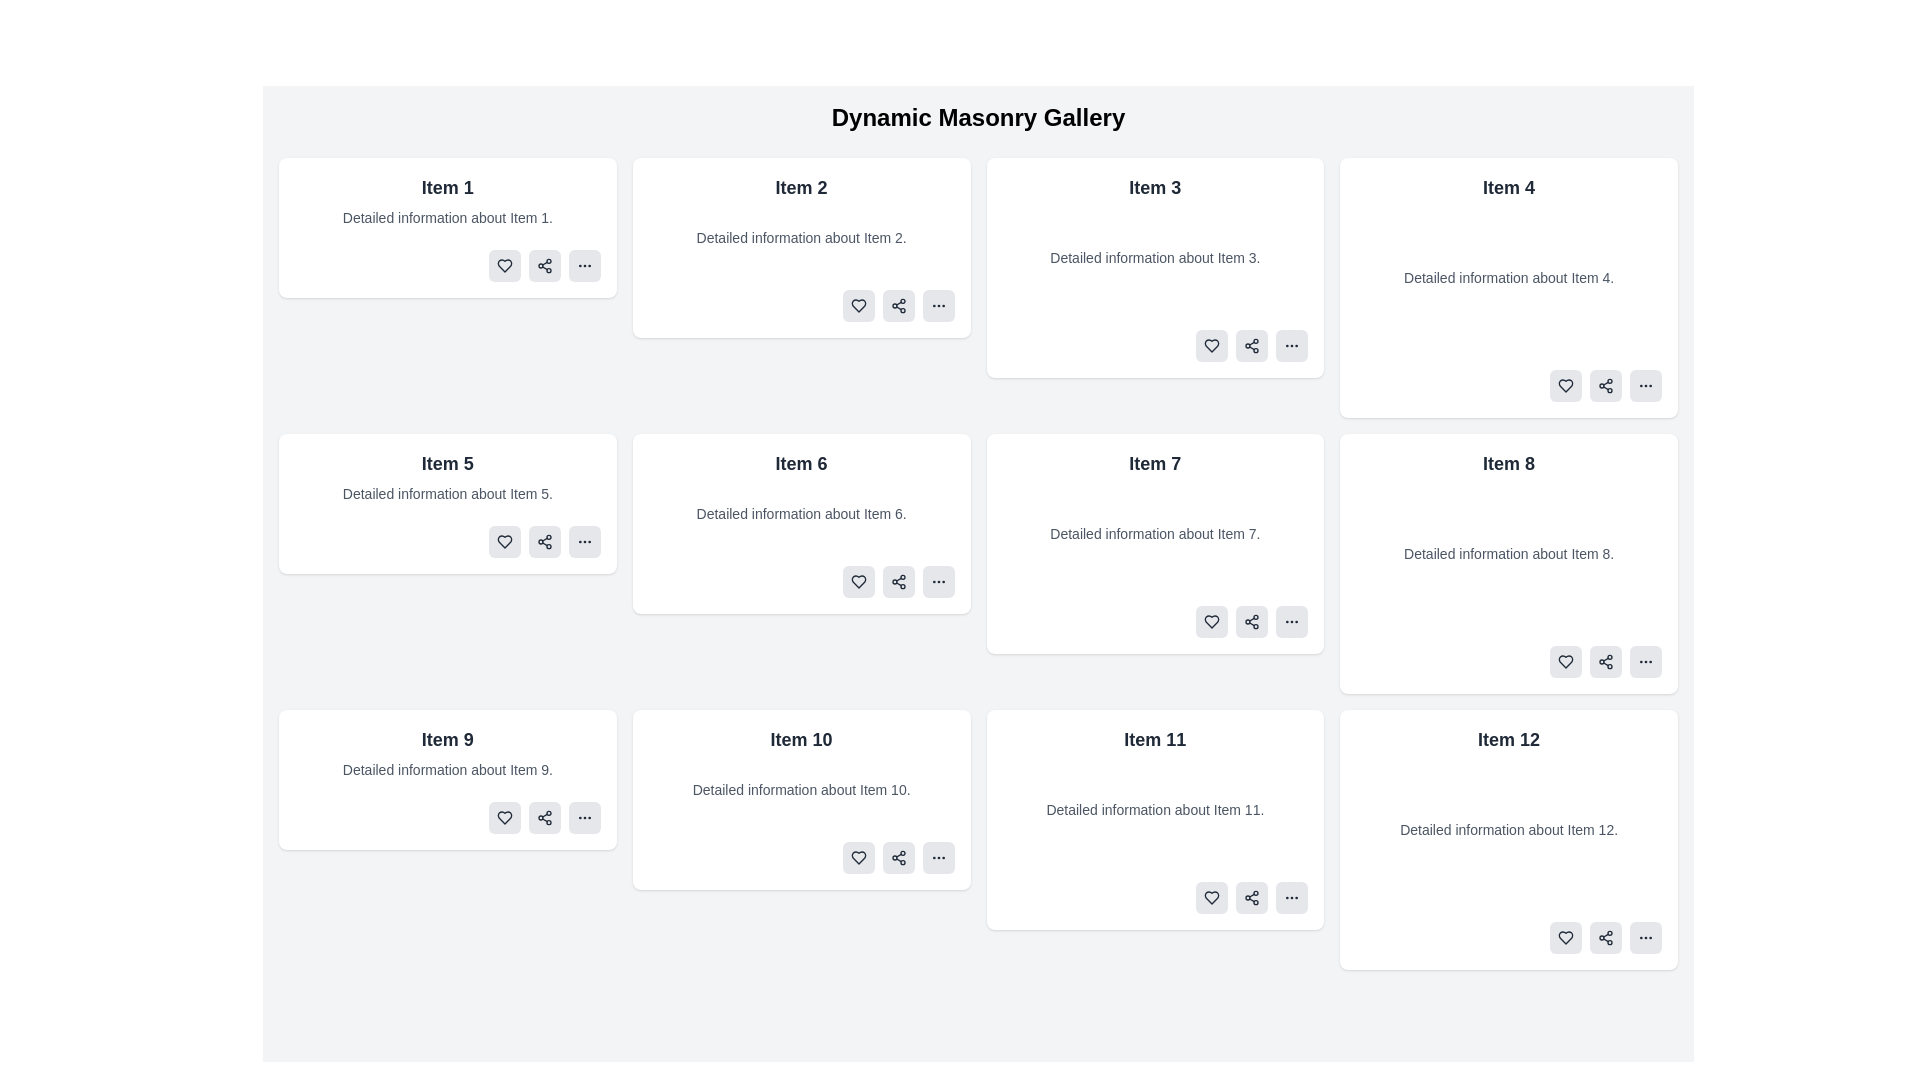 This screenshot has height=1080, width=1920. What do you see at coordinates (937, 582) in the screenshot?
I see `the options menu button, which is the fourth interactive icon in the action area of the card labeled 'Item 6'` at bounding box center [937, 582].